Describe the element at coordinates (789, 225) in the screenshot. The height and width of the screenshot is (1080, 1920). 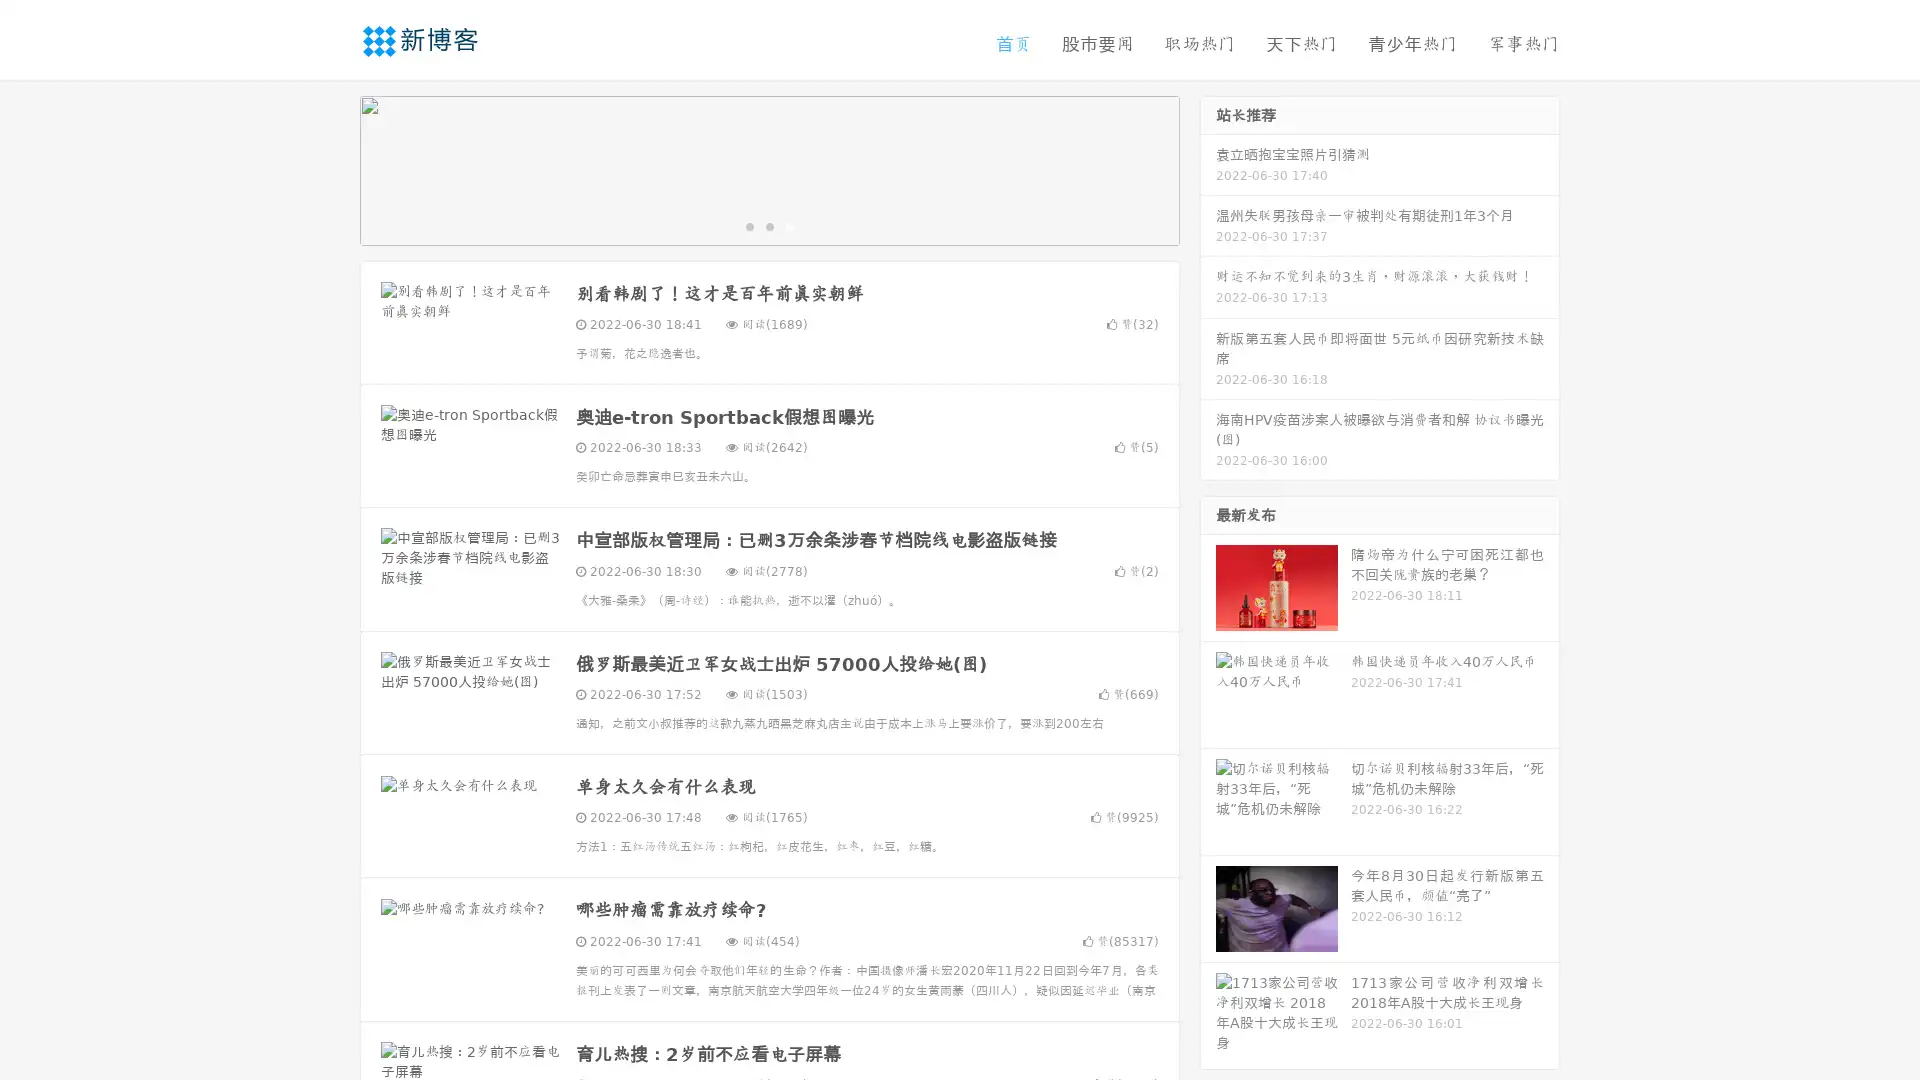
I see `Go to slide 3` at that location.